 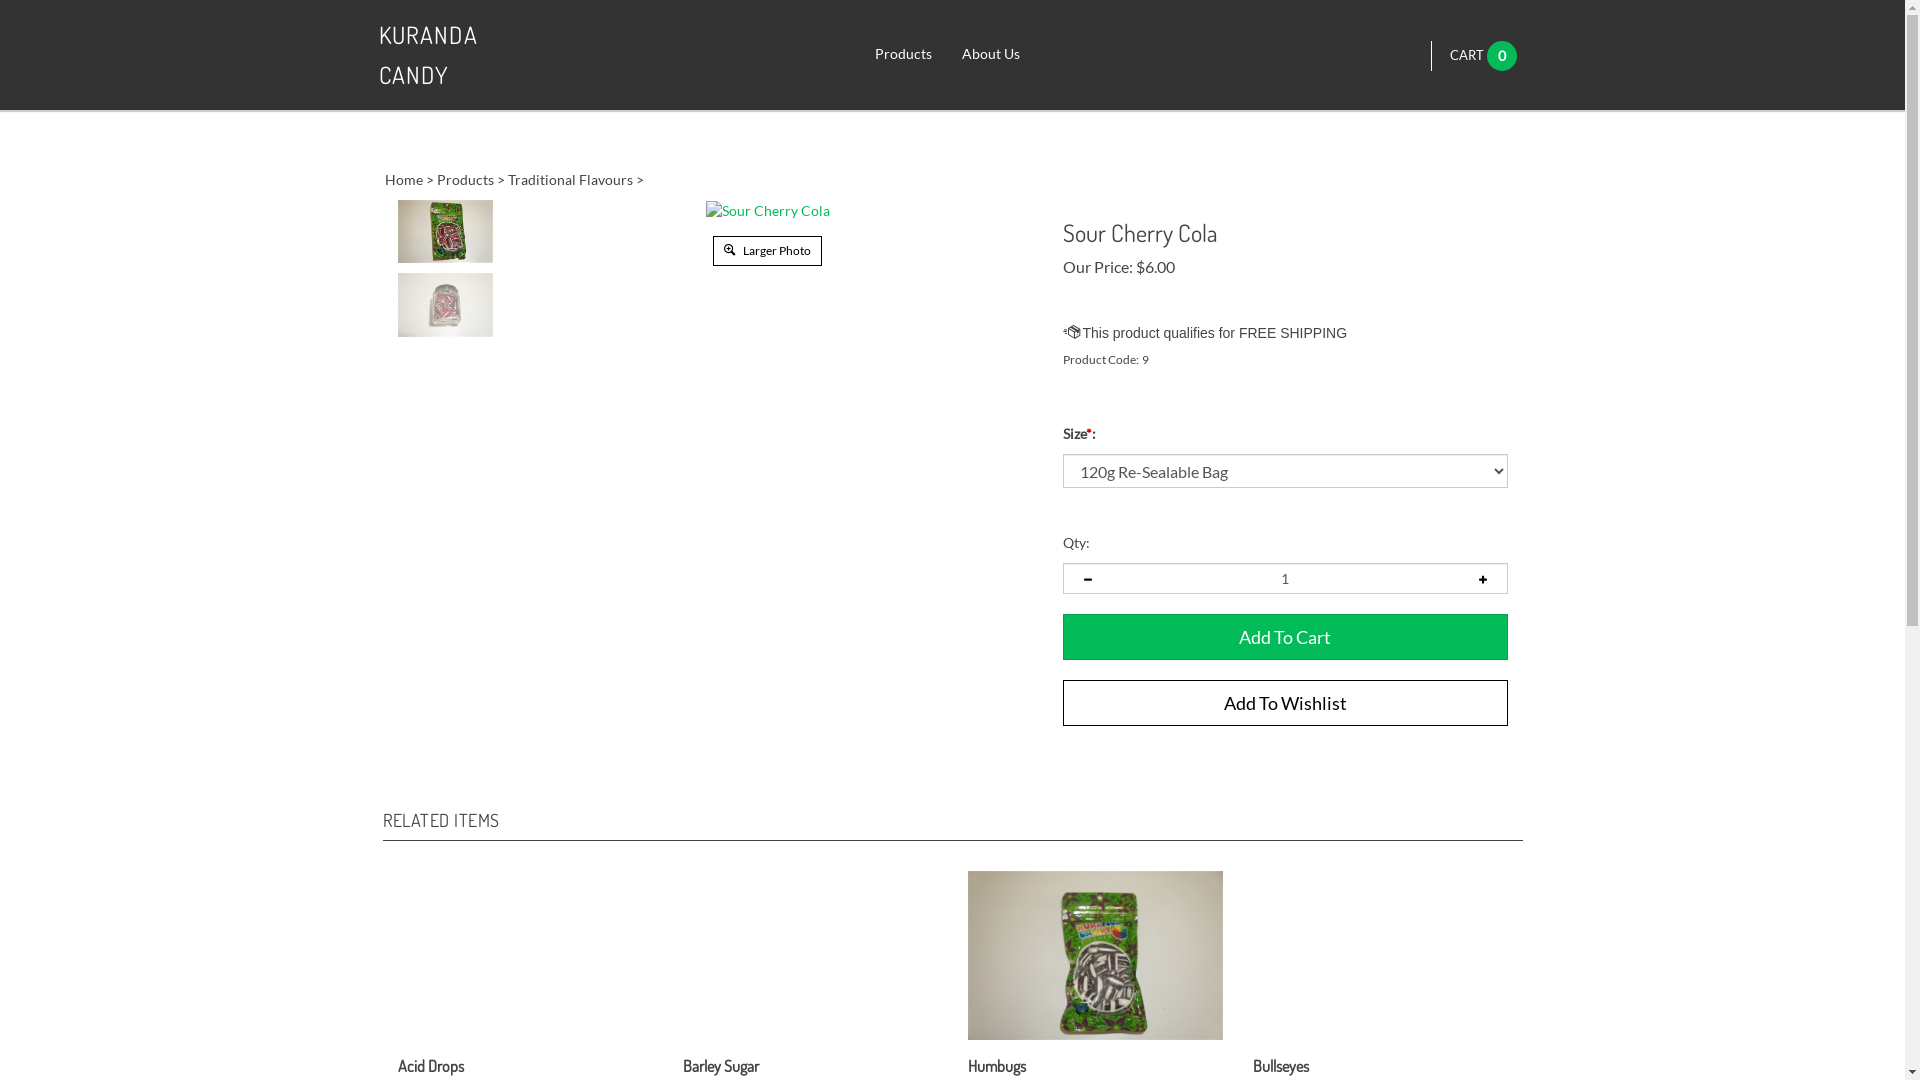 I want to click on 'CART, so click(x=1449, y=53).